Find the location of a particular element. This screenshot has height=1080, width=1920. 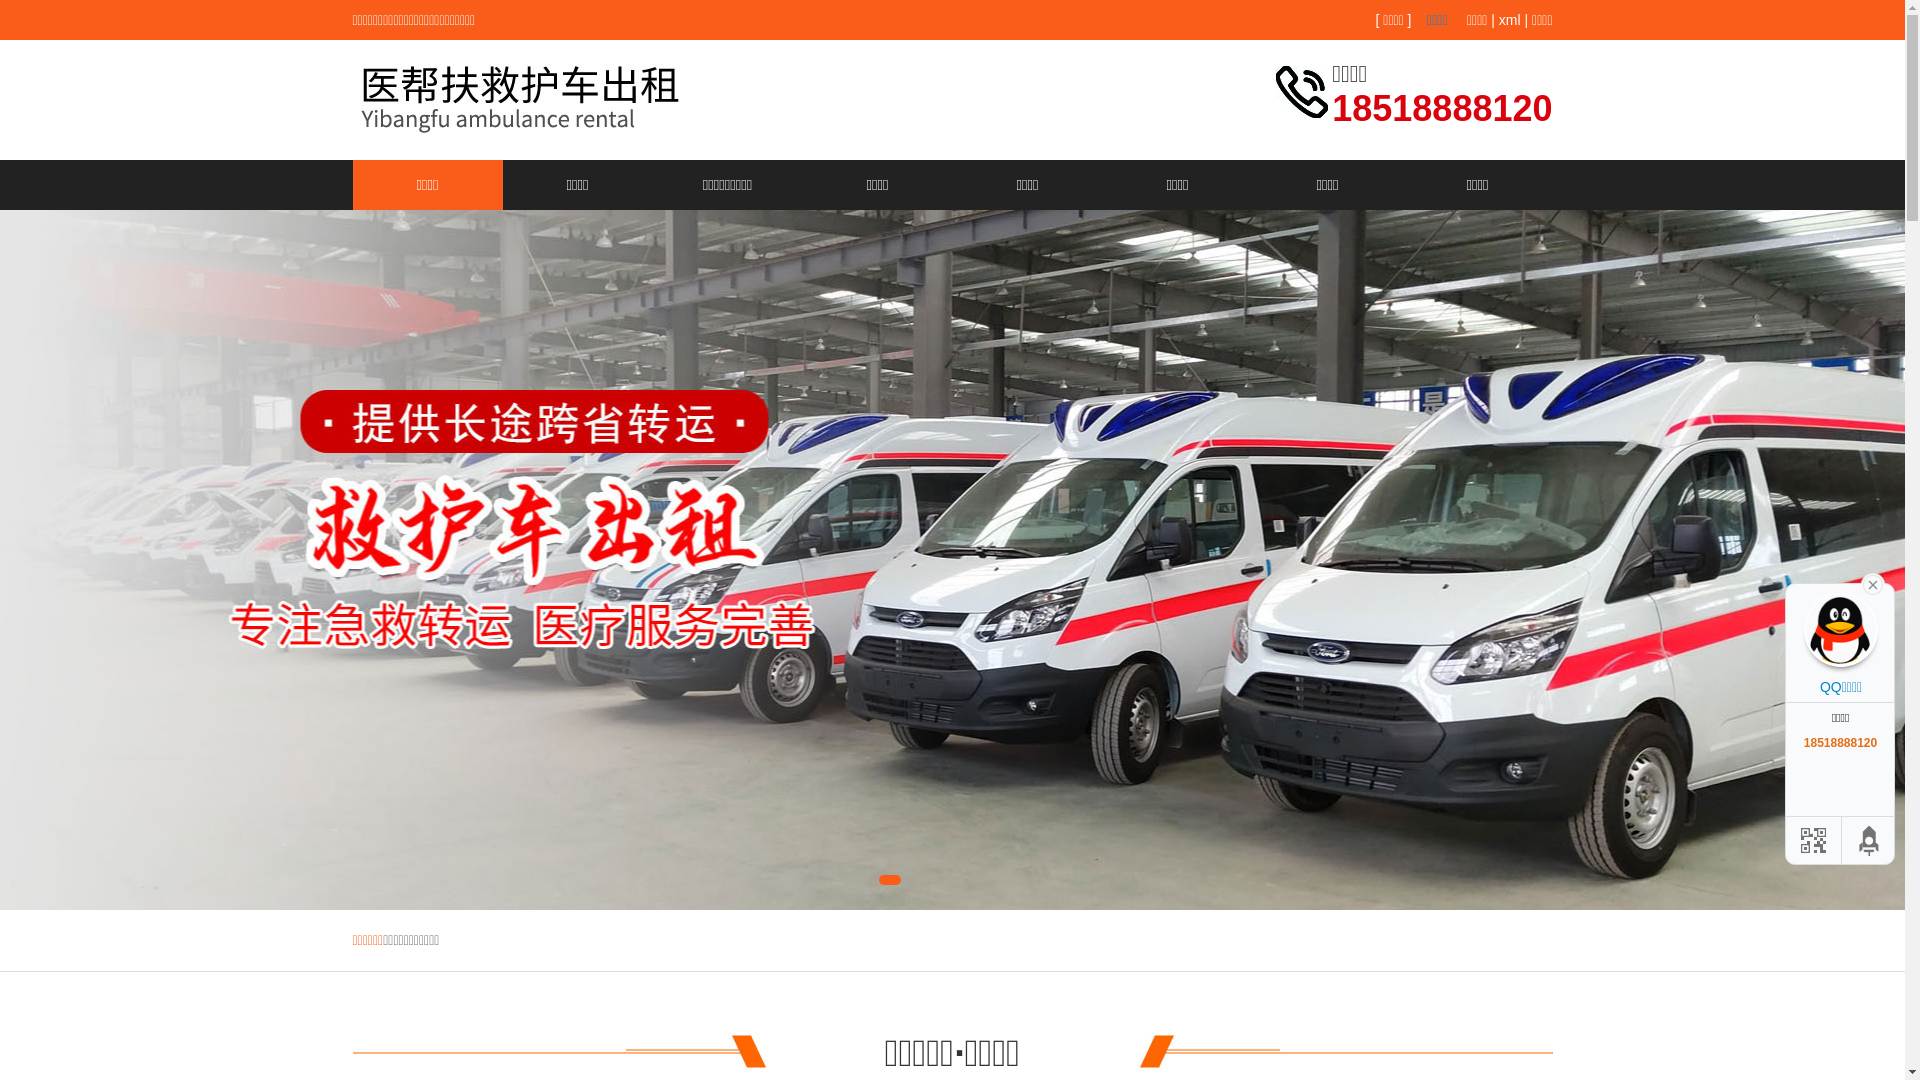

'xml' is located at coordinates (1498, 19).